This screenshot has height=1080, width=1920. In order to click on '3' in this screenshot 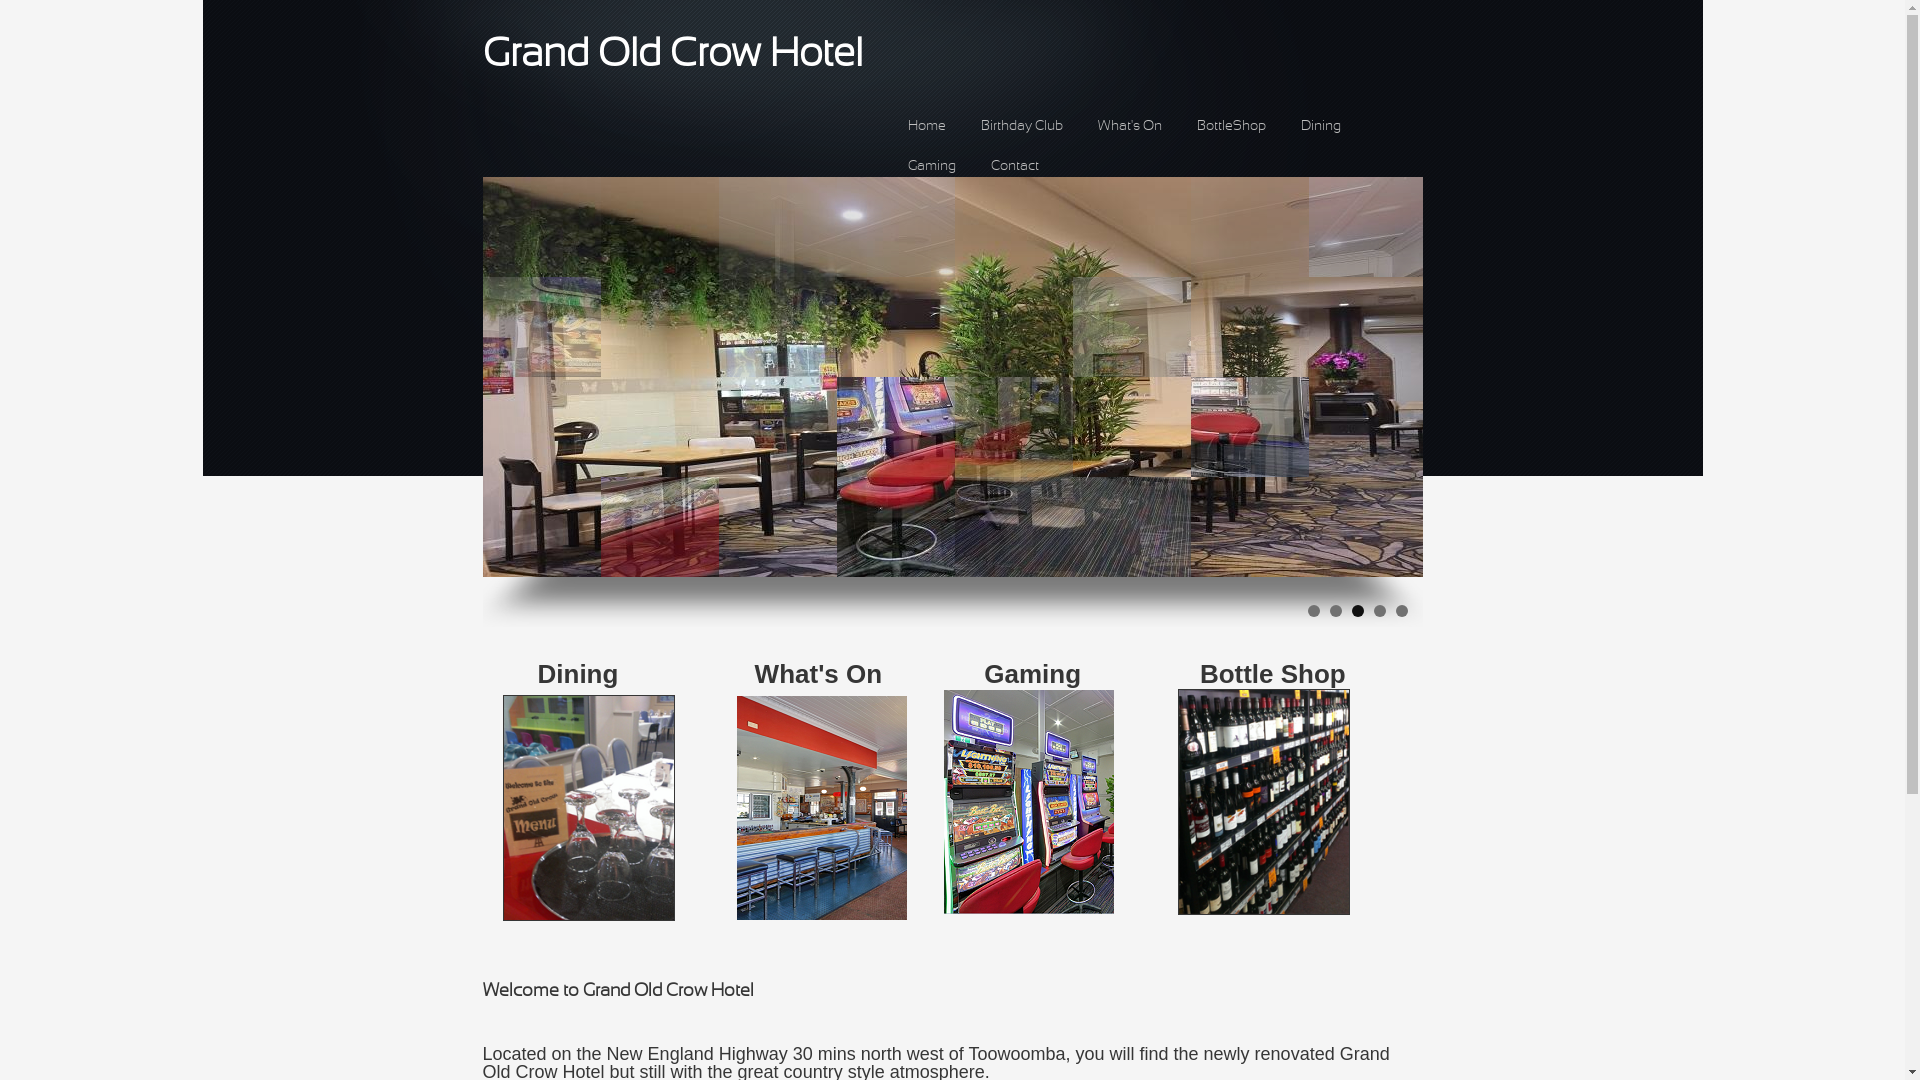, I will do `click(1358, 609)`.